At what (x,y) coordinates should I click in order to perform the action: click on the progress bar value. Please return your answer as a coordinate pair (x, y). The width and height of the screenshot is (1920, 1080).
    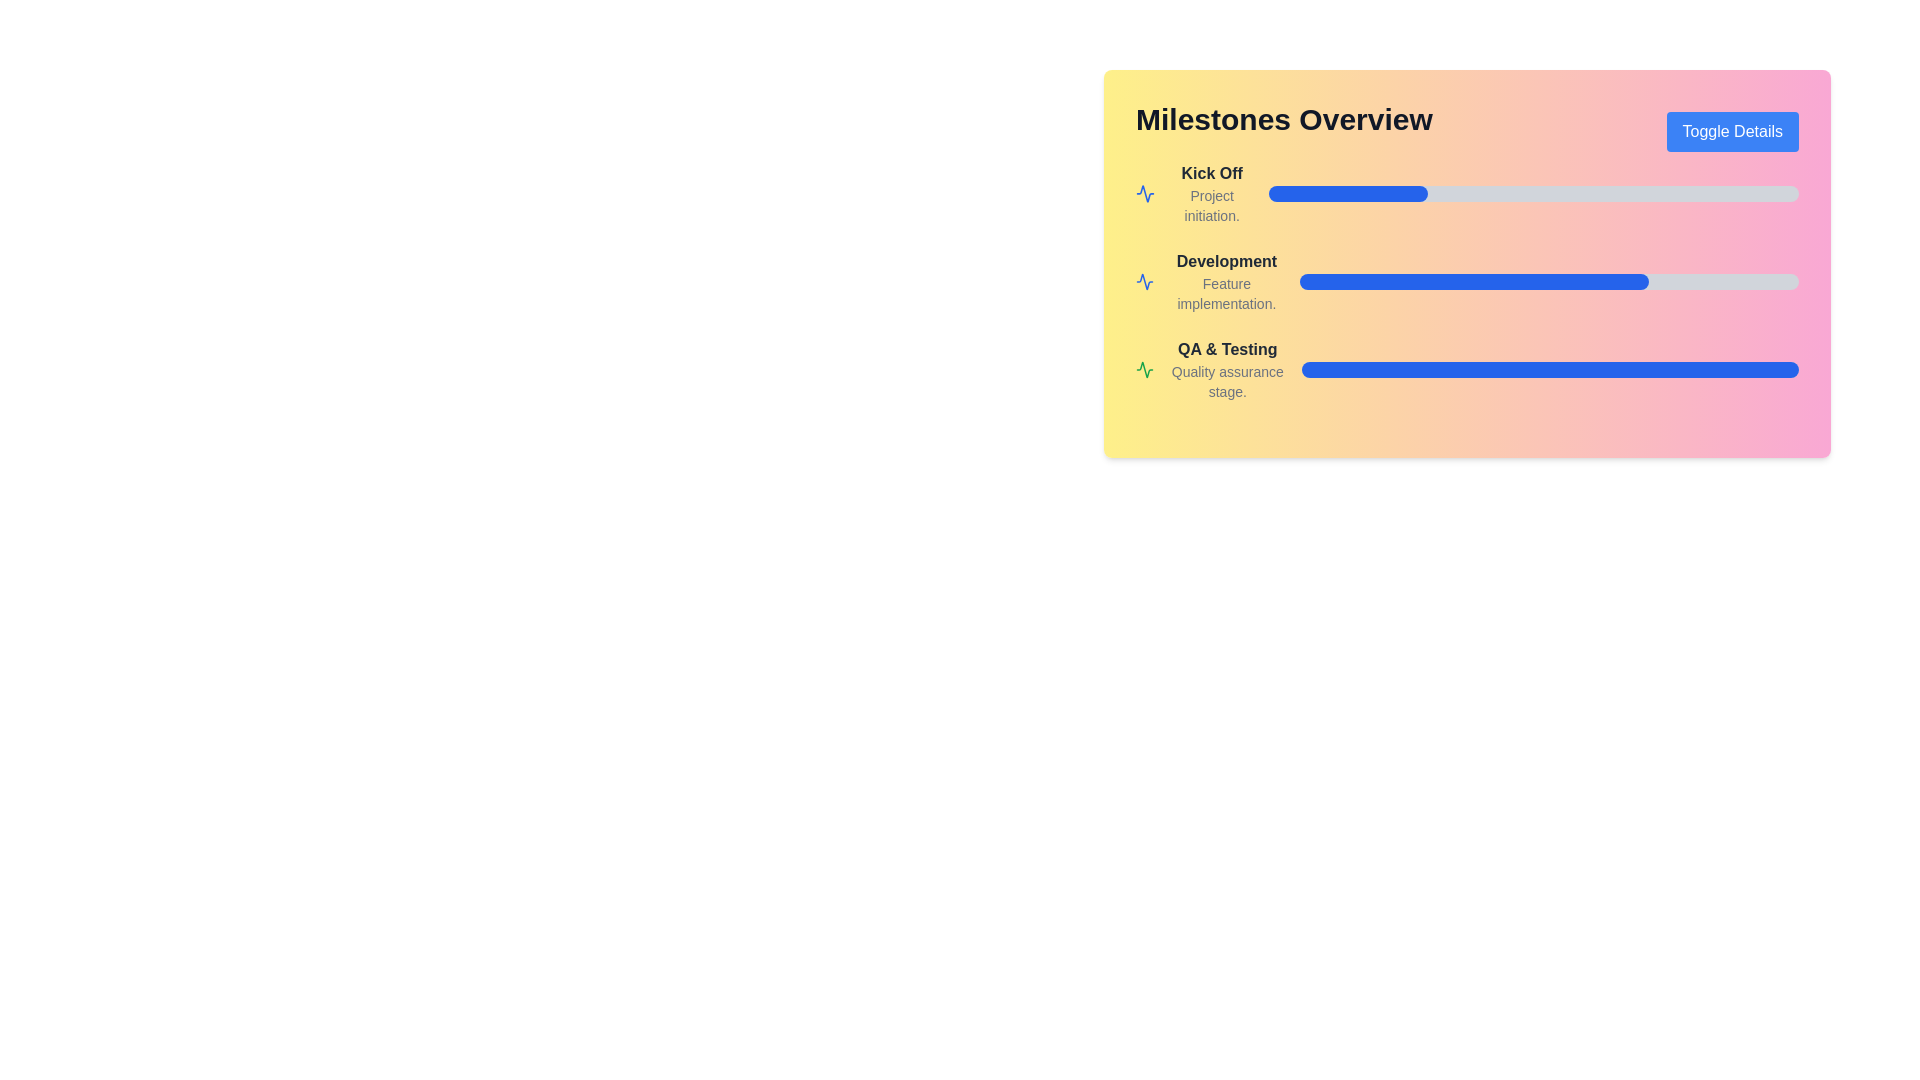
    Looking at the image, I should click on (1365, 370).